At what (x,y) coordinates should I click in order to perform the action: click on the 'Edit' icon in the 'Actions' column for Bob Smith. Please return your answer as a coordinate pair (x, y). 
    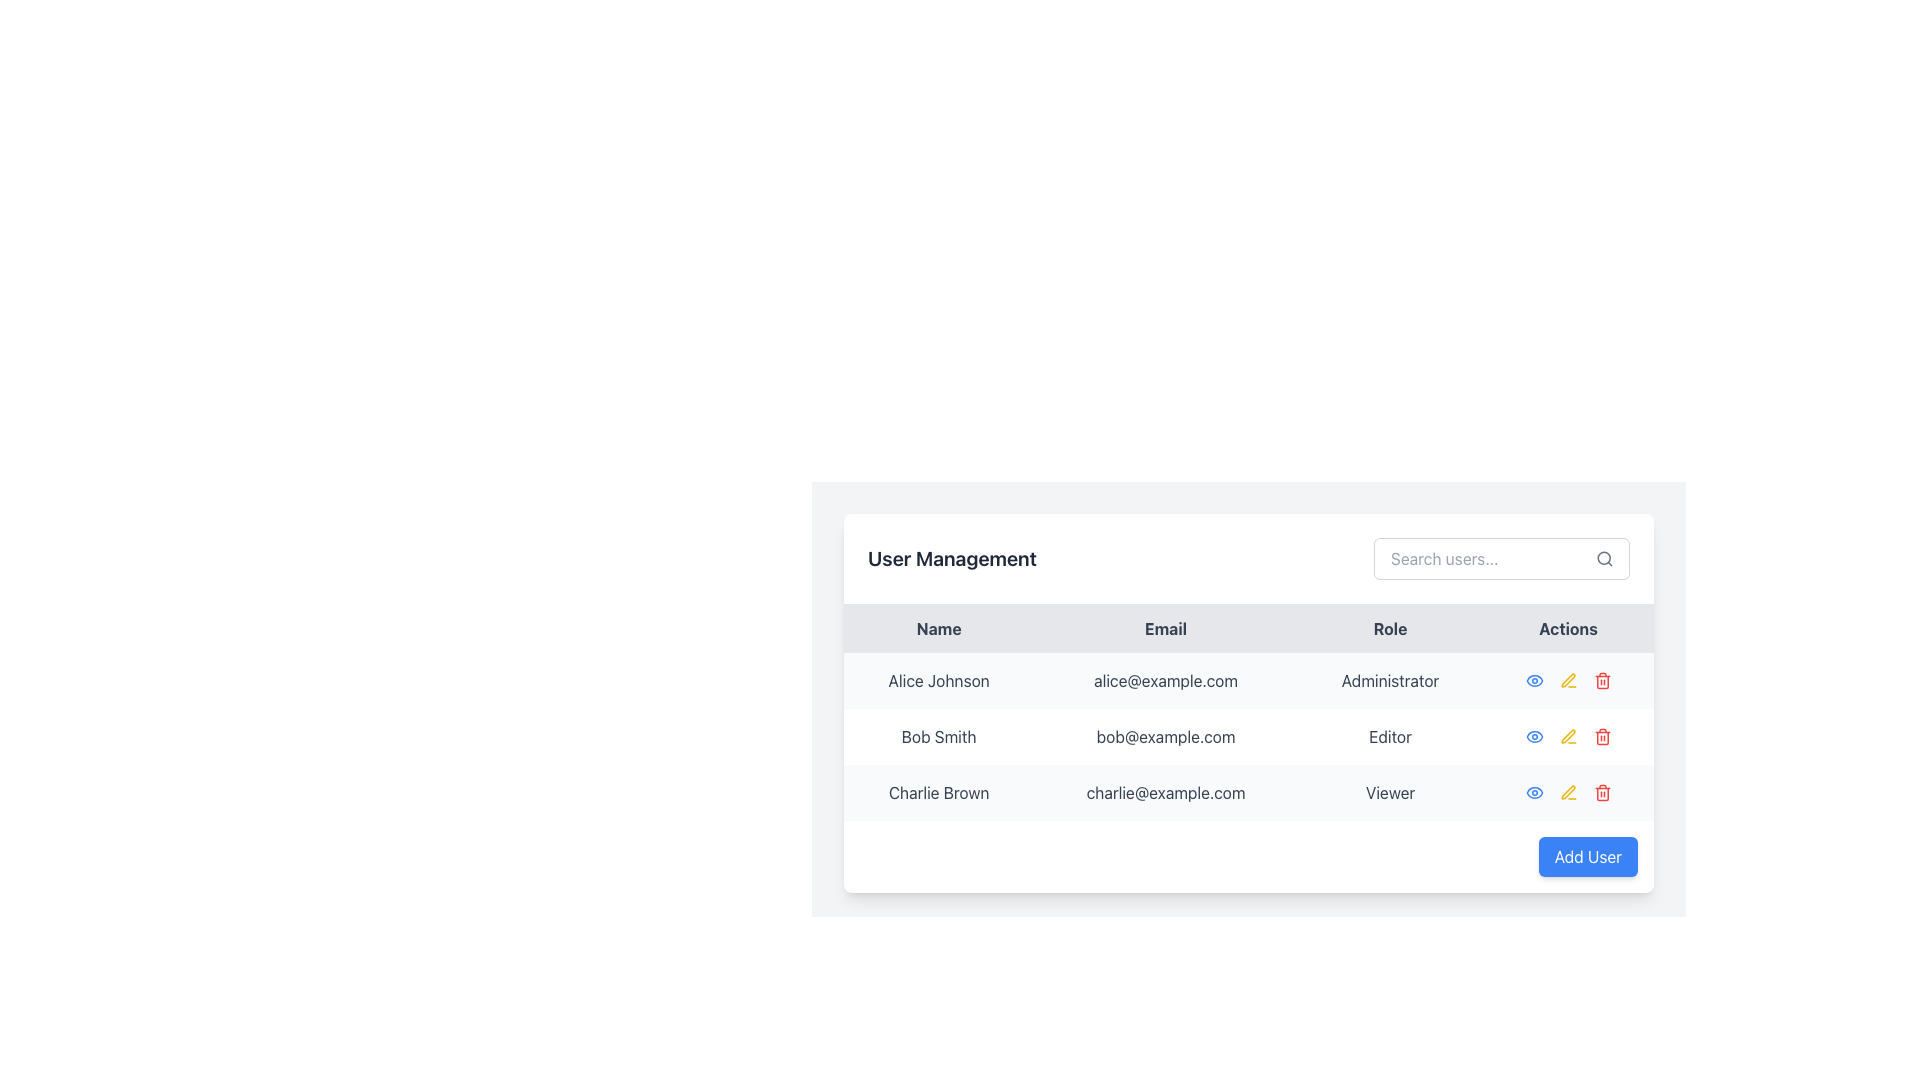
    Looking at the image, I should click on (1567, 736).